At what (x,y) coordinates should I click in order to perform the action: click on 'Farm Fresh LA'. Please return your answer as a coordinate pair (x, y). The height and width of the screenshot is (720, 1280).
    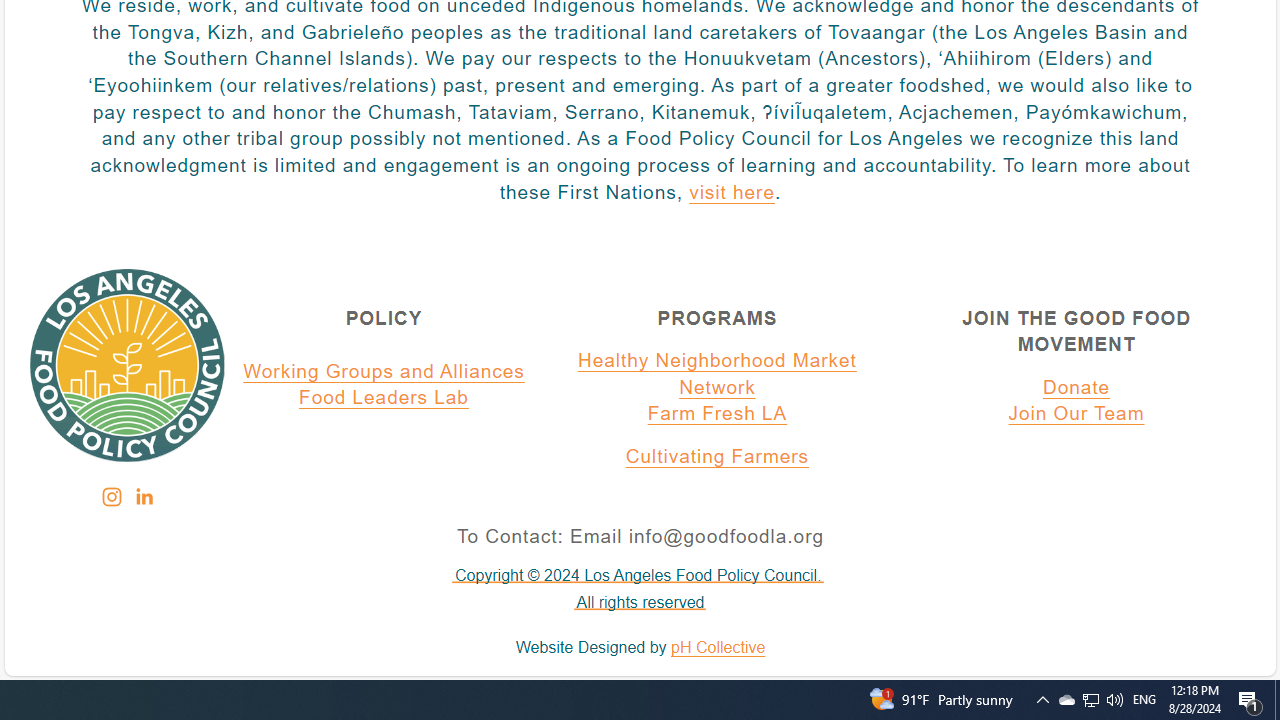
    Looking at the image, I should click on (717, 414).